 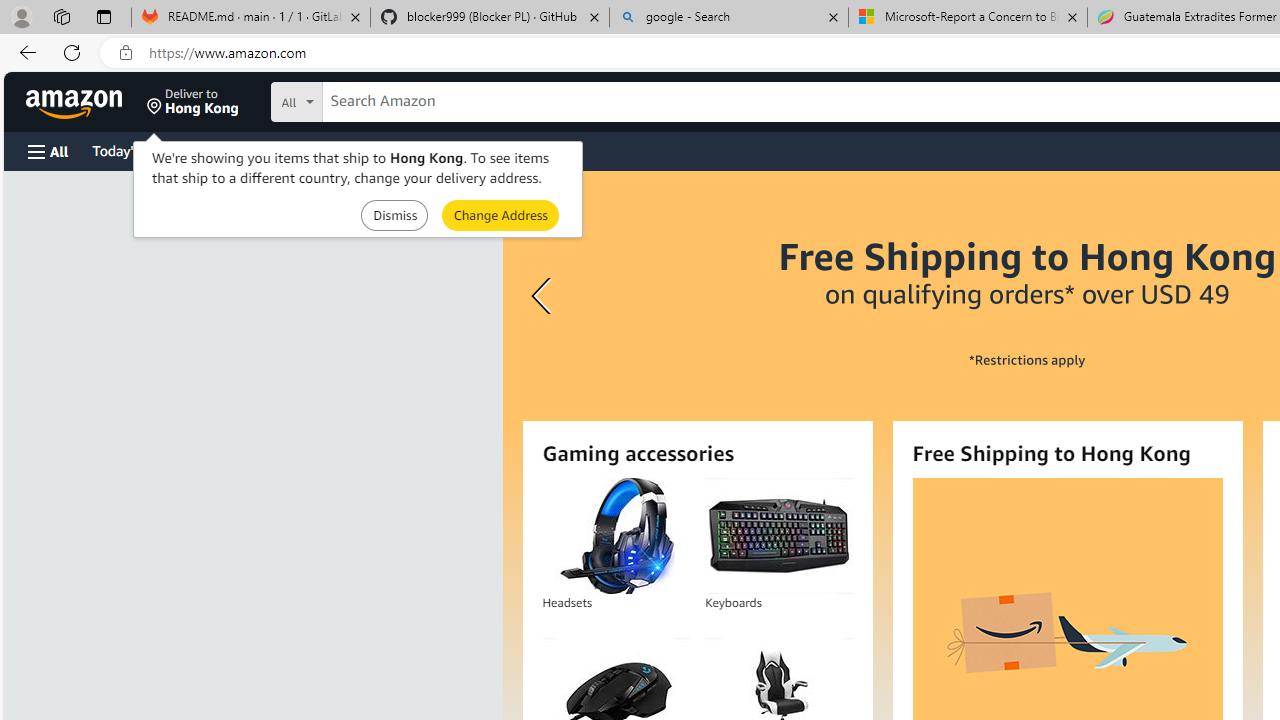 What do you see at coordinates (614, 535) in the screenshot?
I see `'Headsets'` at bounding box center [614, 535].